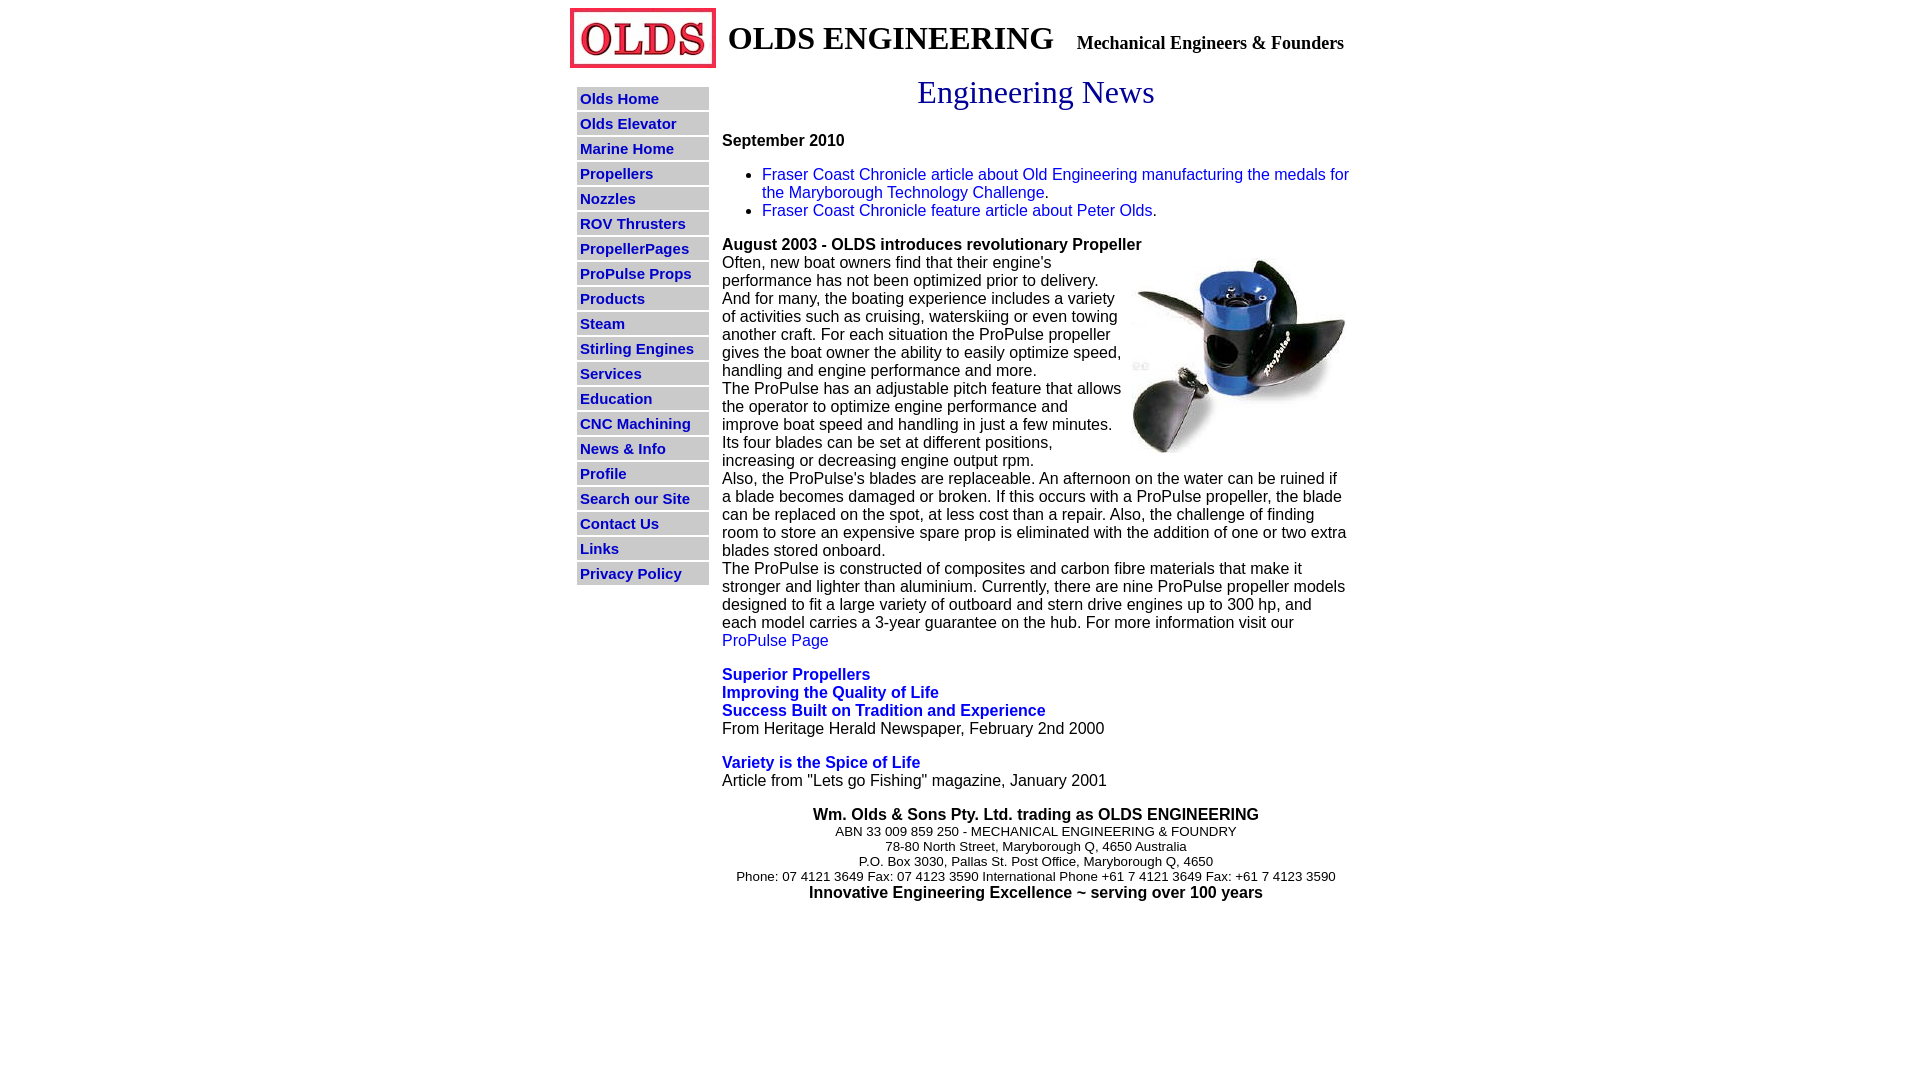 This screenshot has width=1920, height=1080. Describe the element at coordinates (643, 497) in the screenshot. I see `'Search our Site'` at that location.